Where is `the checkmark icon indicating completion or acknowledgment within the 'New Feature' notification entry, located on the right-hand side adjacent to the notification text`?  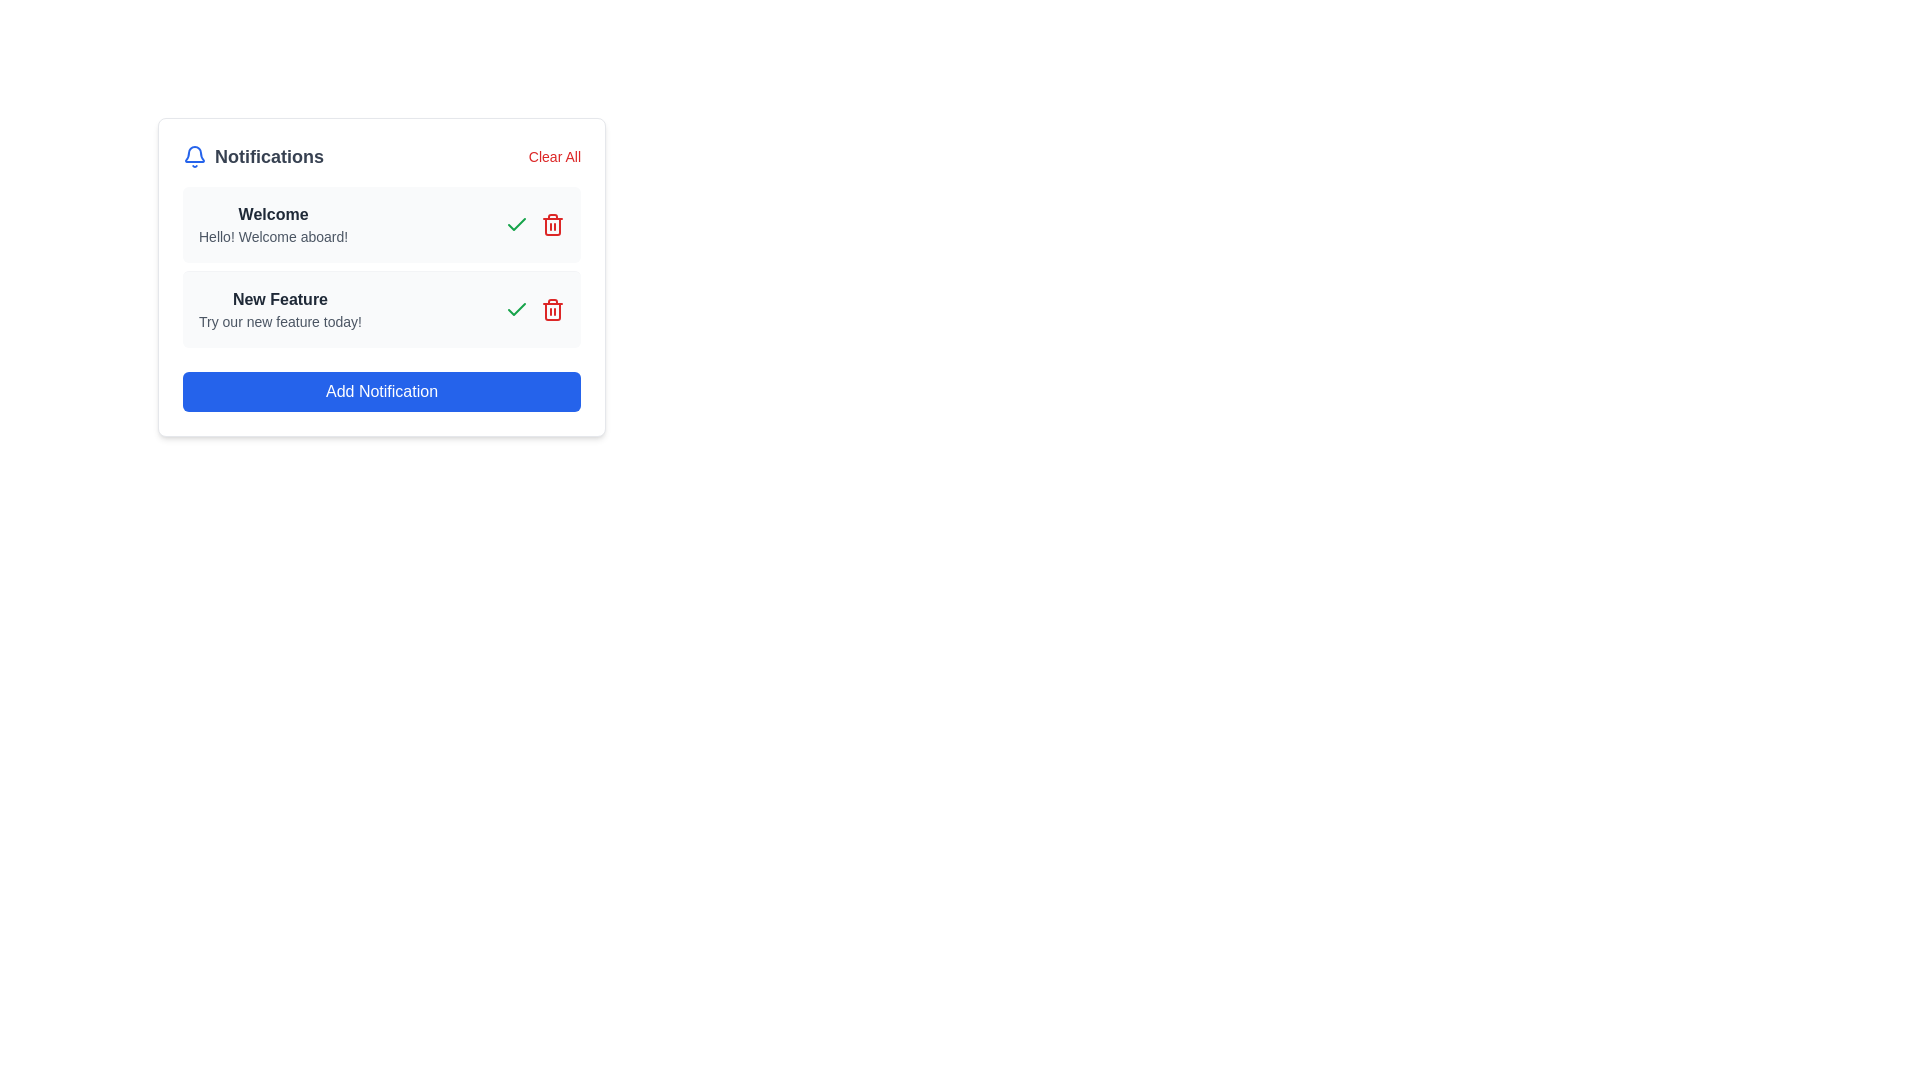 the checkmark icon indicating completion or acknowledgment within the 'New Feature' notification entry, located on the right-hand side adjacent to the notification text is located at coordinates (517, 224).